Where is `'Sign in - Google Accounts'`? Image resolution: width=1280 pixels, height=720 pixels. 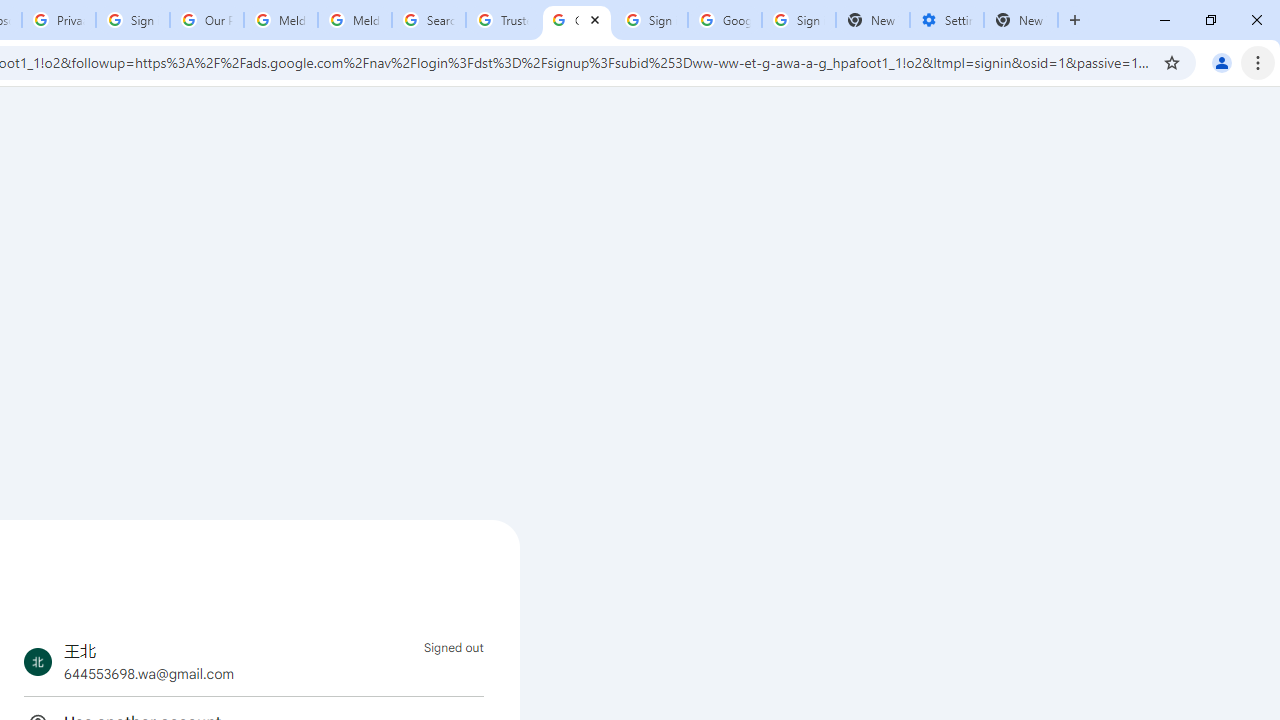
'Sign in - Google Accounts' is located at coordinates (797, 20).